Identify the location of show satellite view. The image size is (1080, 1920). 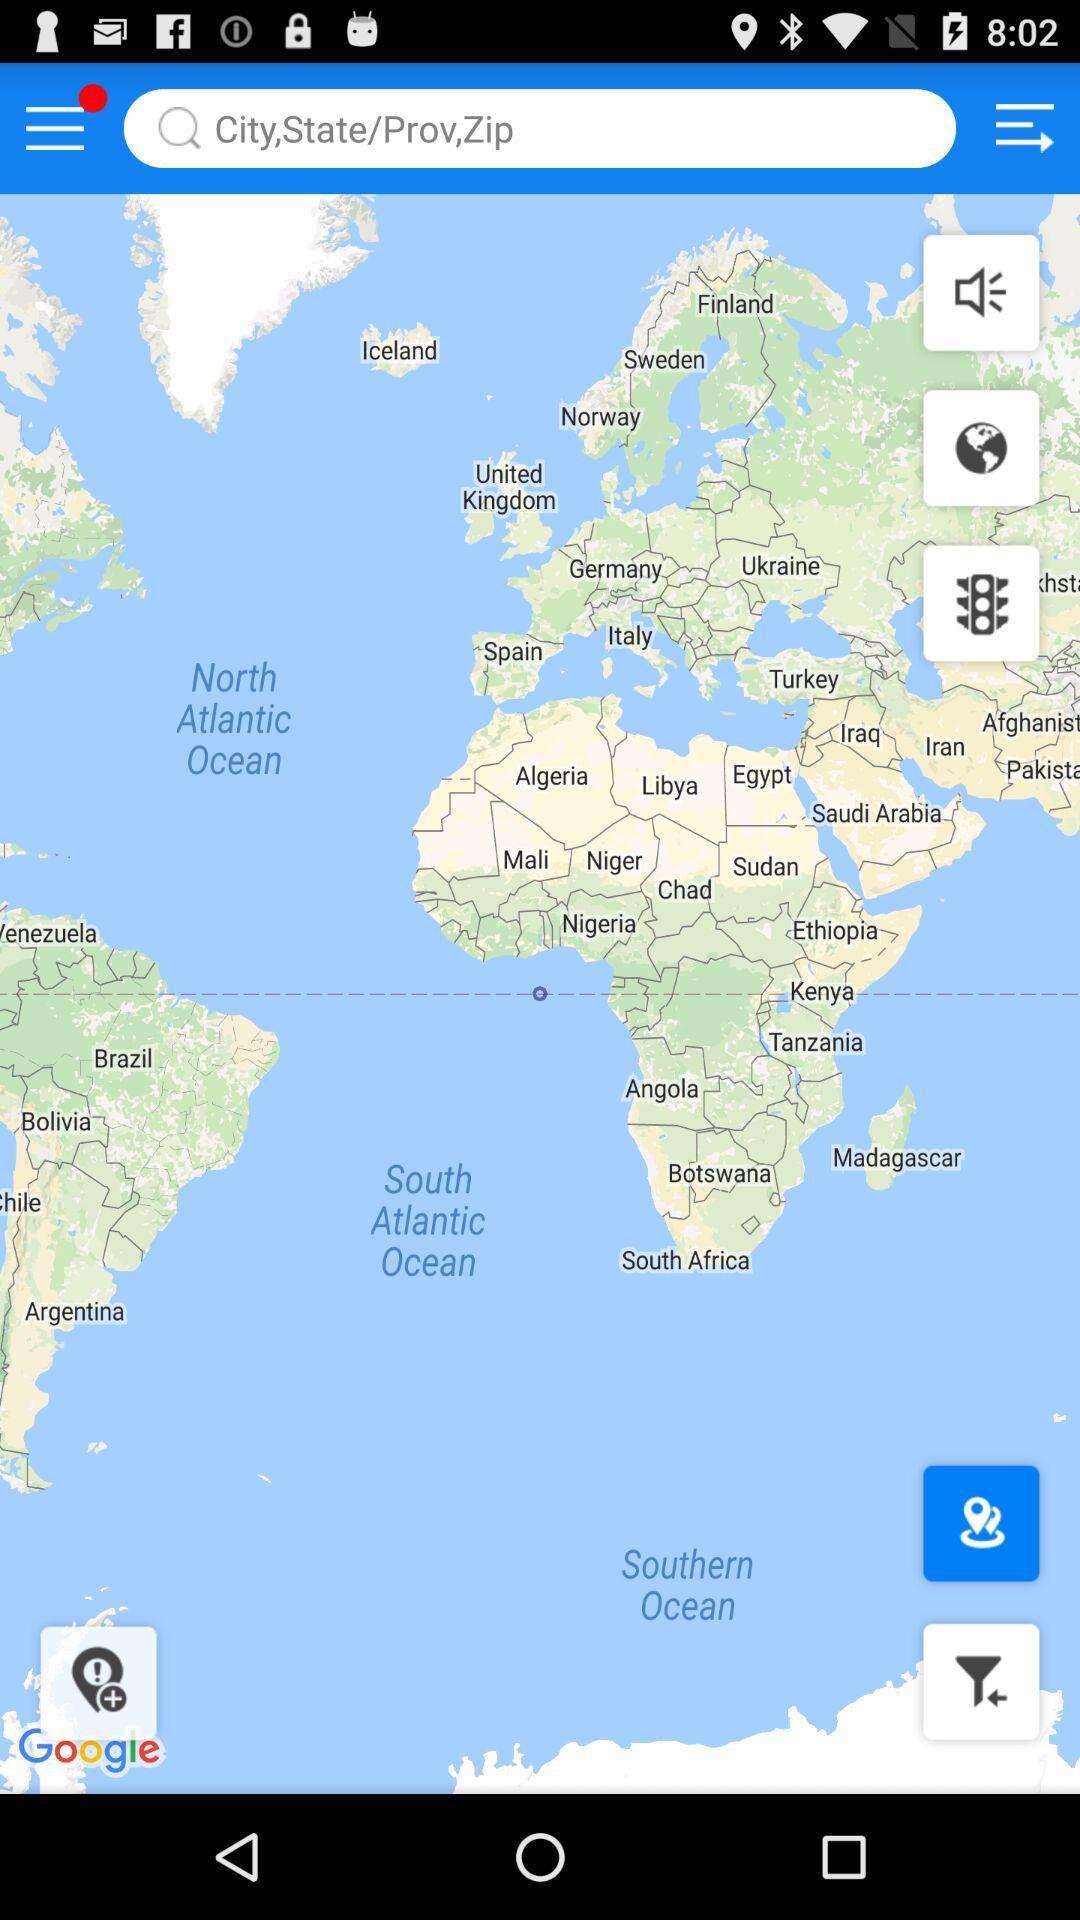
(980, 447).